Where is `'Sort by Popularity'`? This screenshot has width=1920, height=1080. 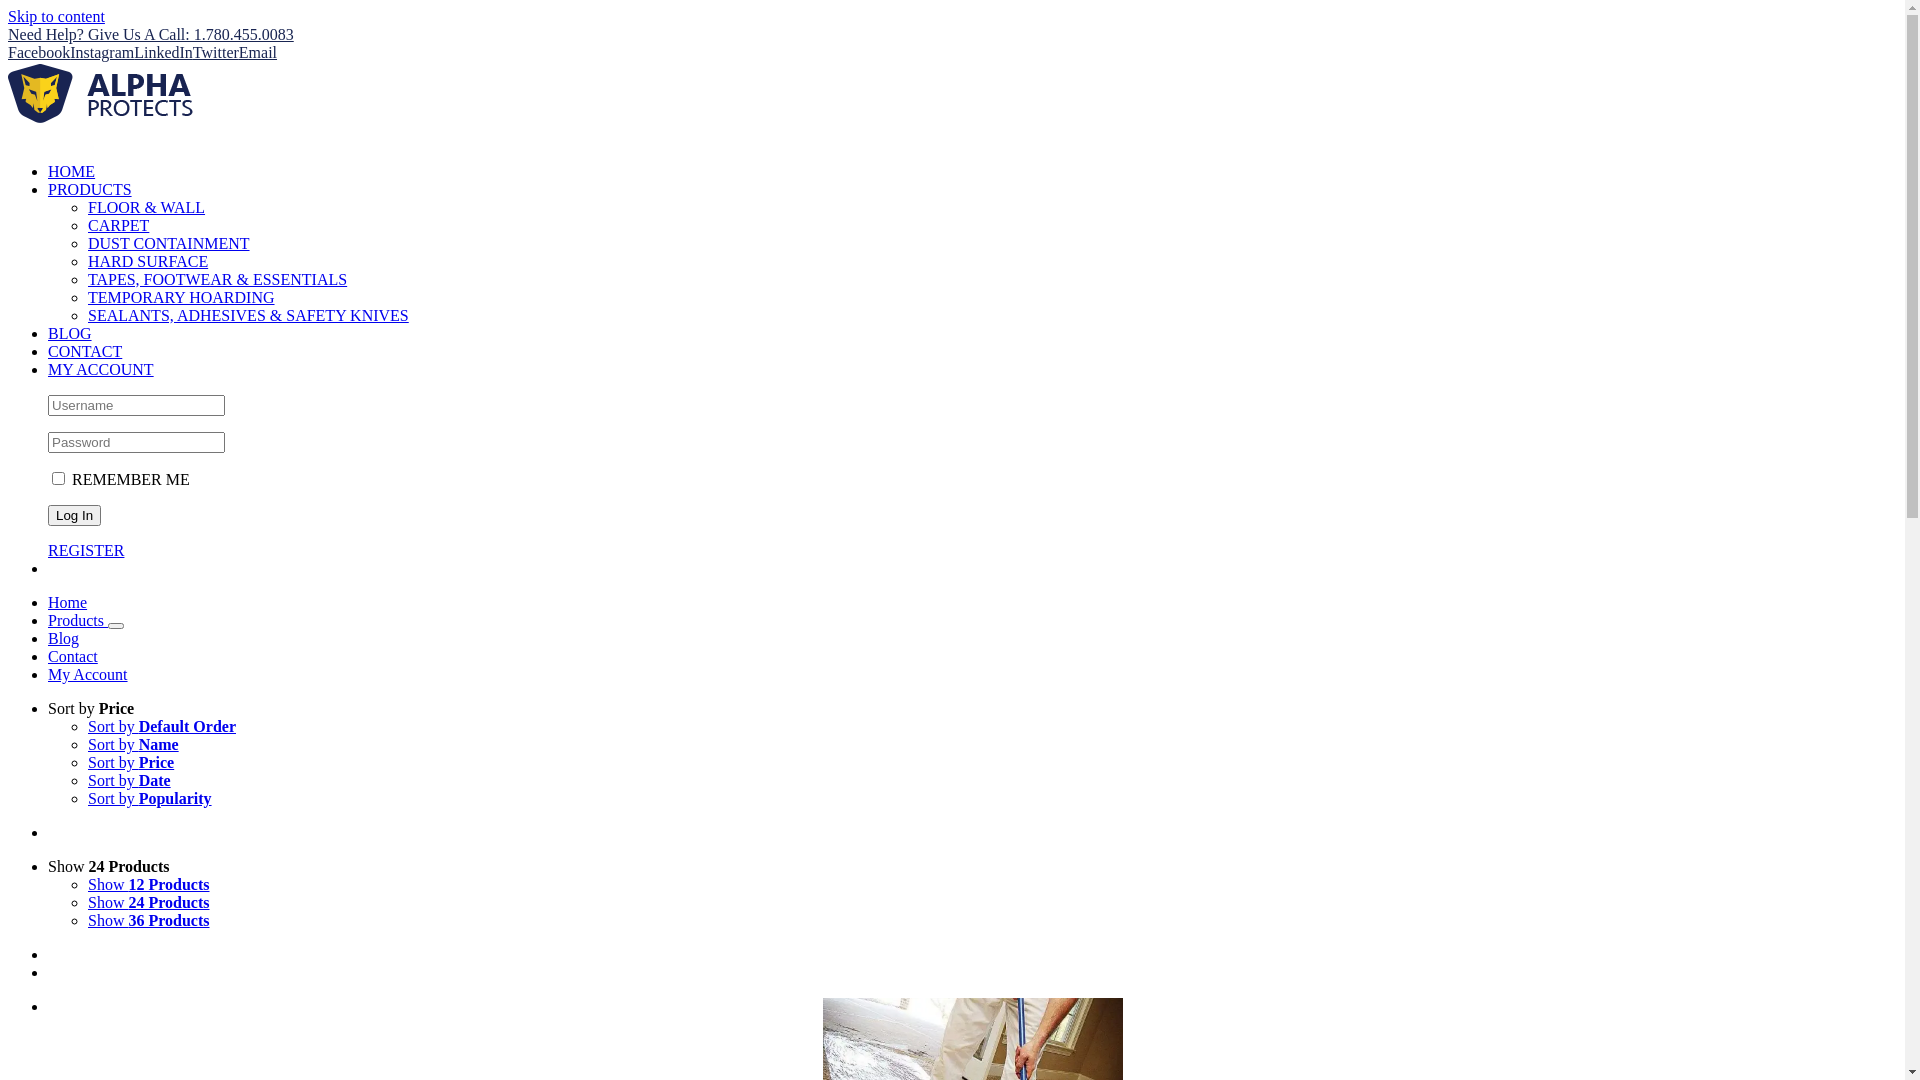
'Sort by Popularity' is located at coordinates (148, 797).